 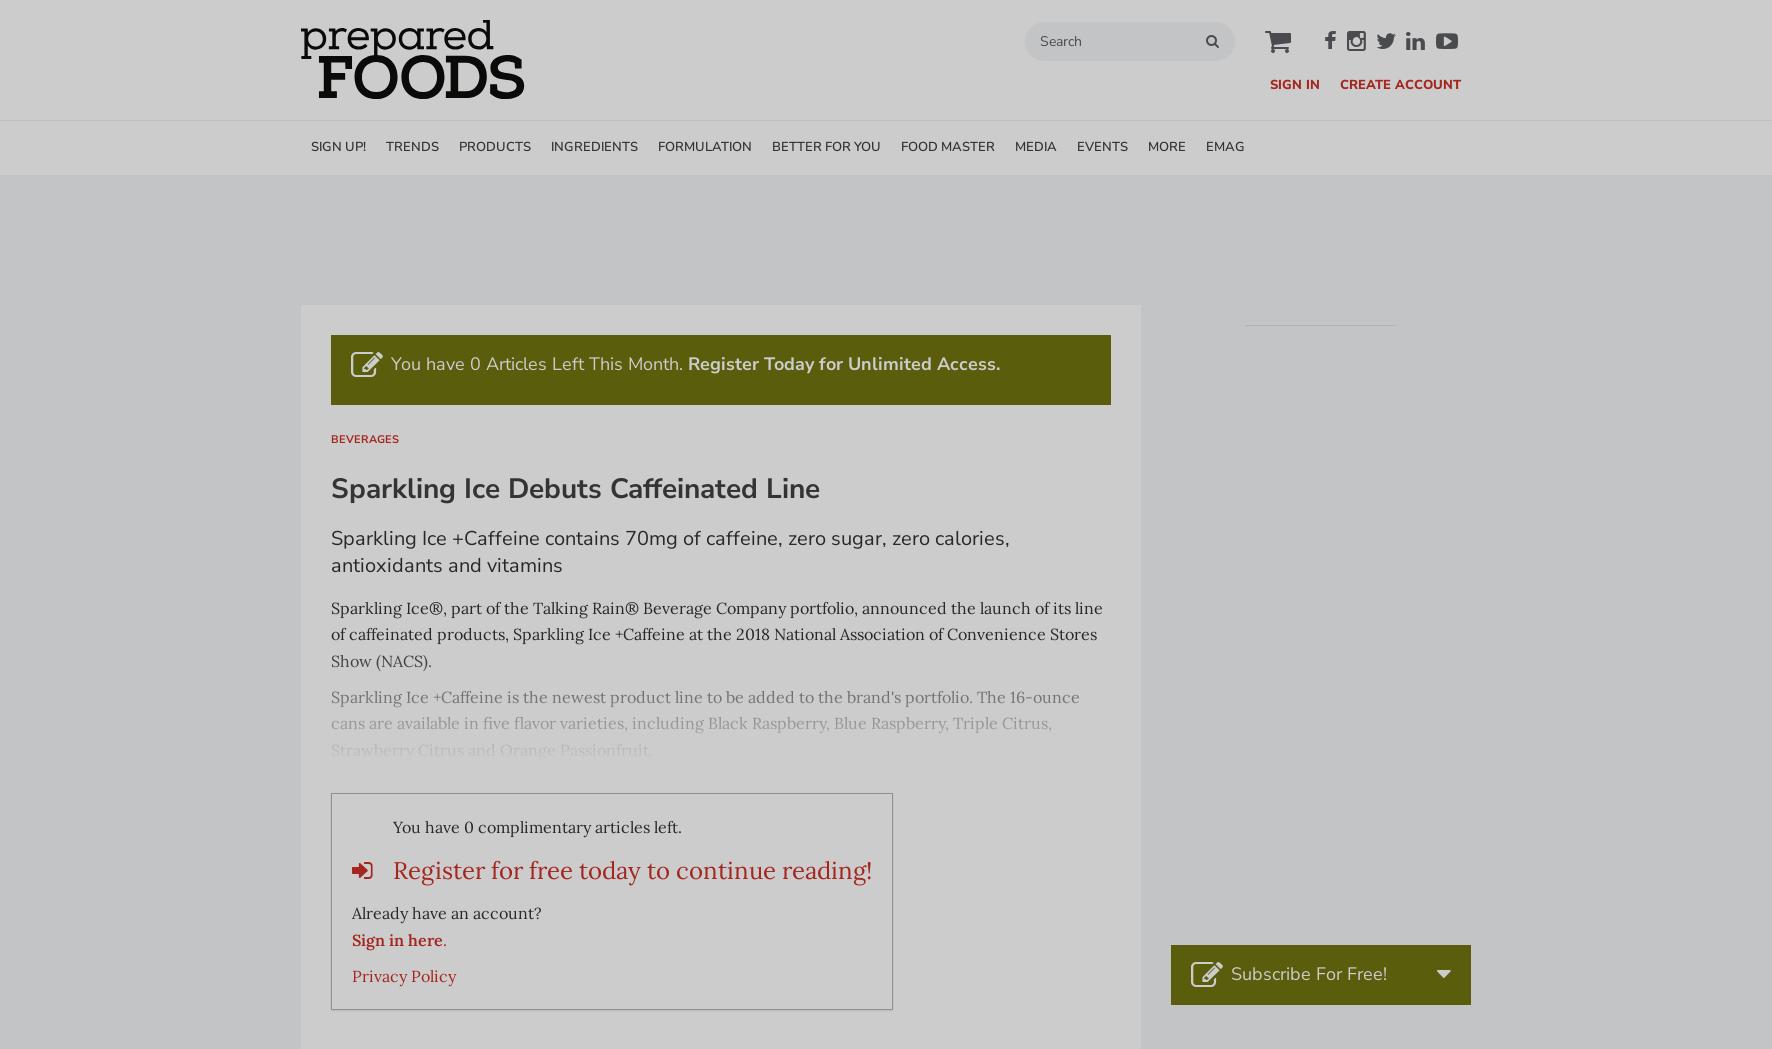 I want to click on 'Register for free today to continue reading!', so click(x=632, y=869).